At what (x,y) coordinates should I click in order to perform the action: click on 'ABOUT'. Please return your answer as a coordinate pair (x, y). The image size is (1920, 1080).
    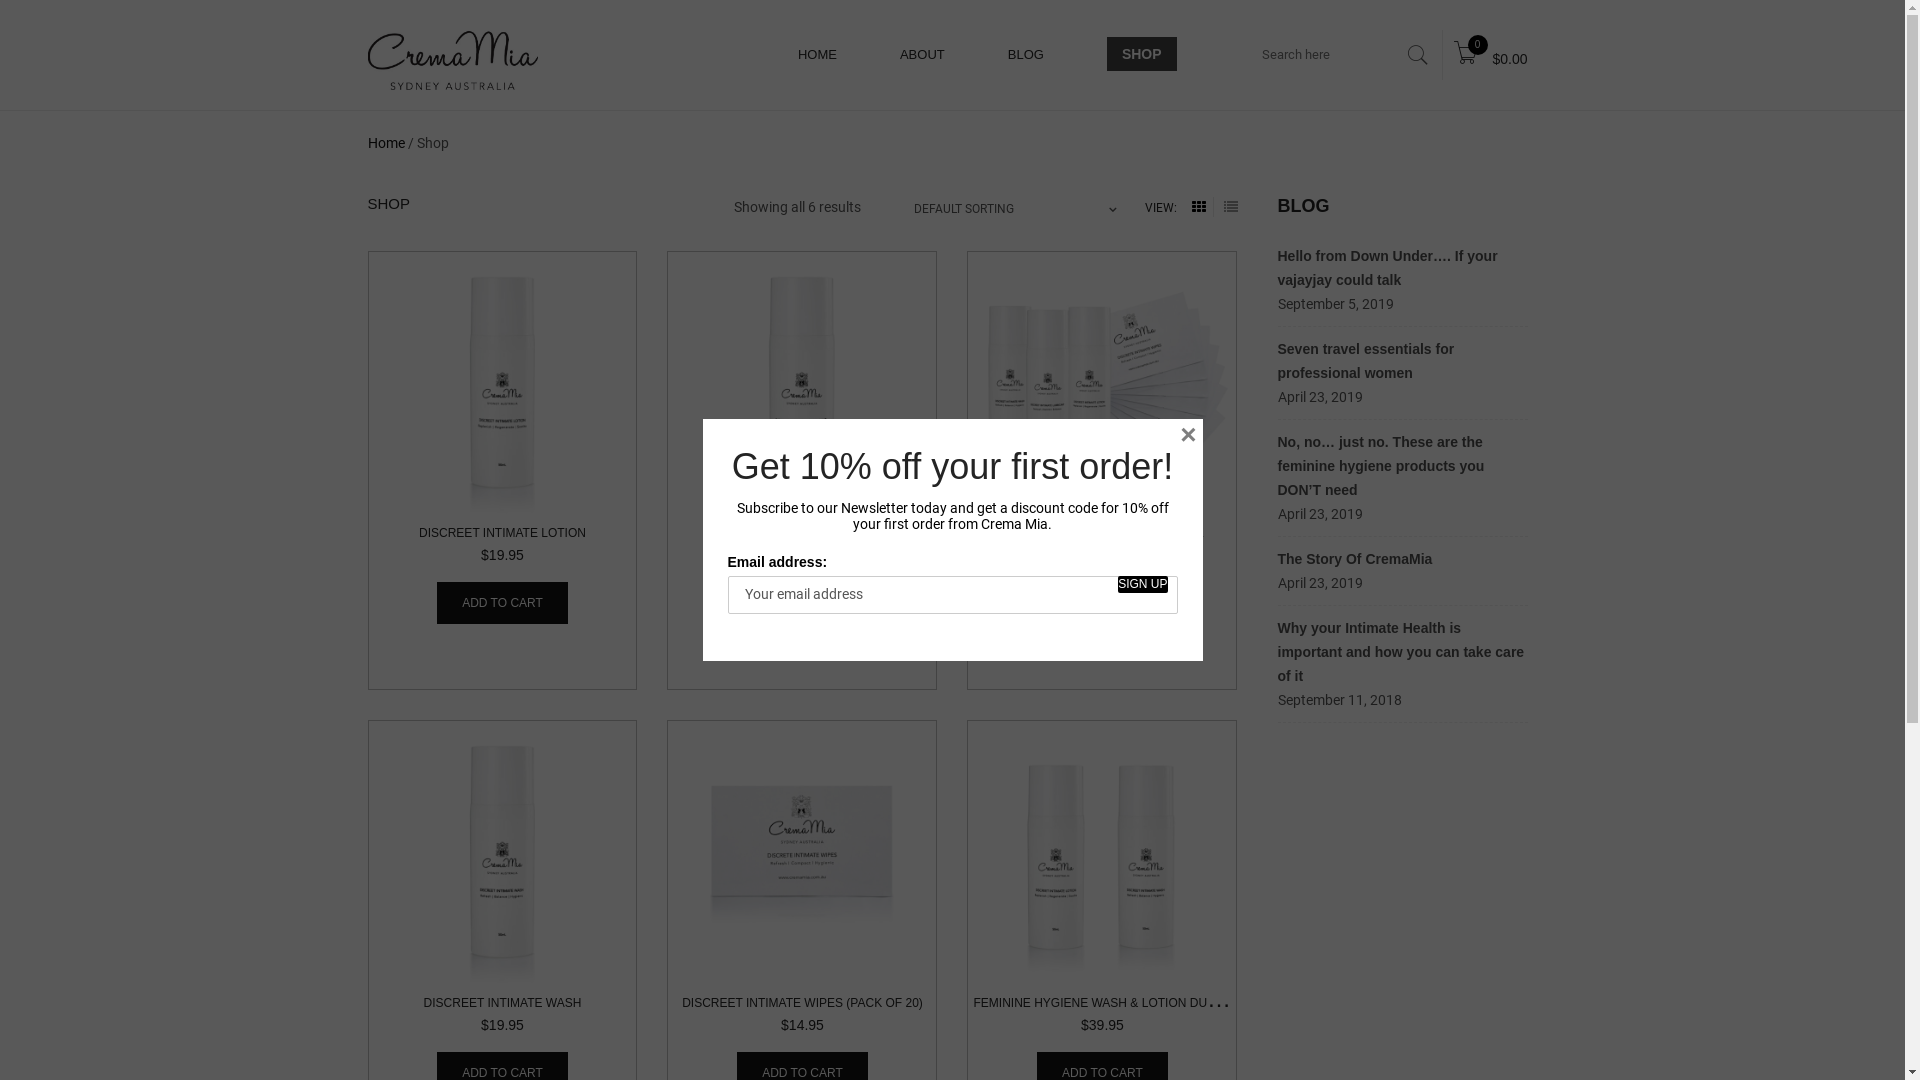
    Looking at the image, I should click on (921, 53).